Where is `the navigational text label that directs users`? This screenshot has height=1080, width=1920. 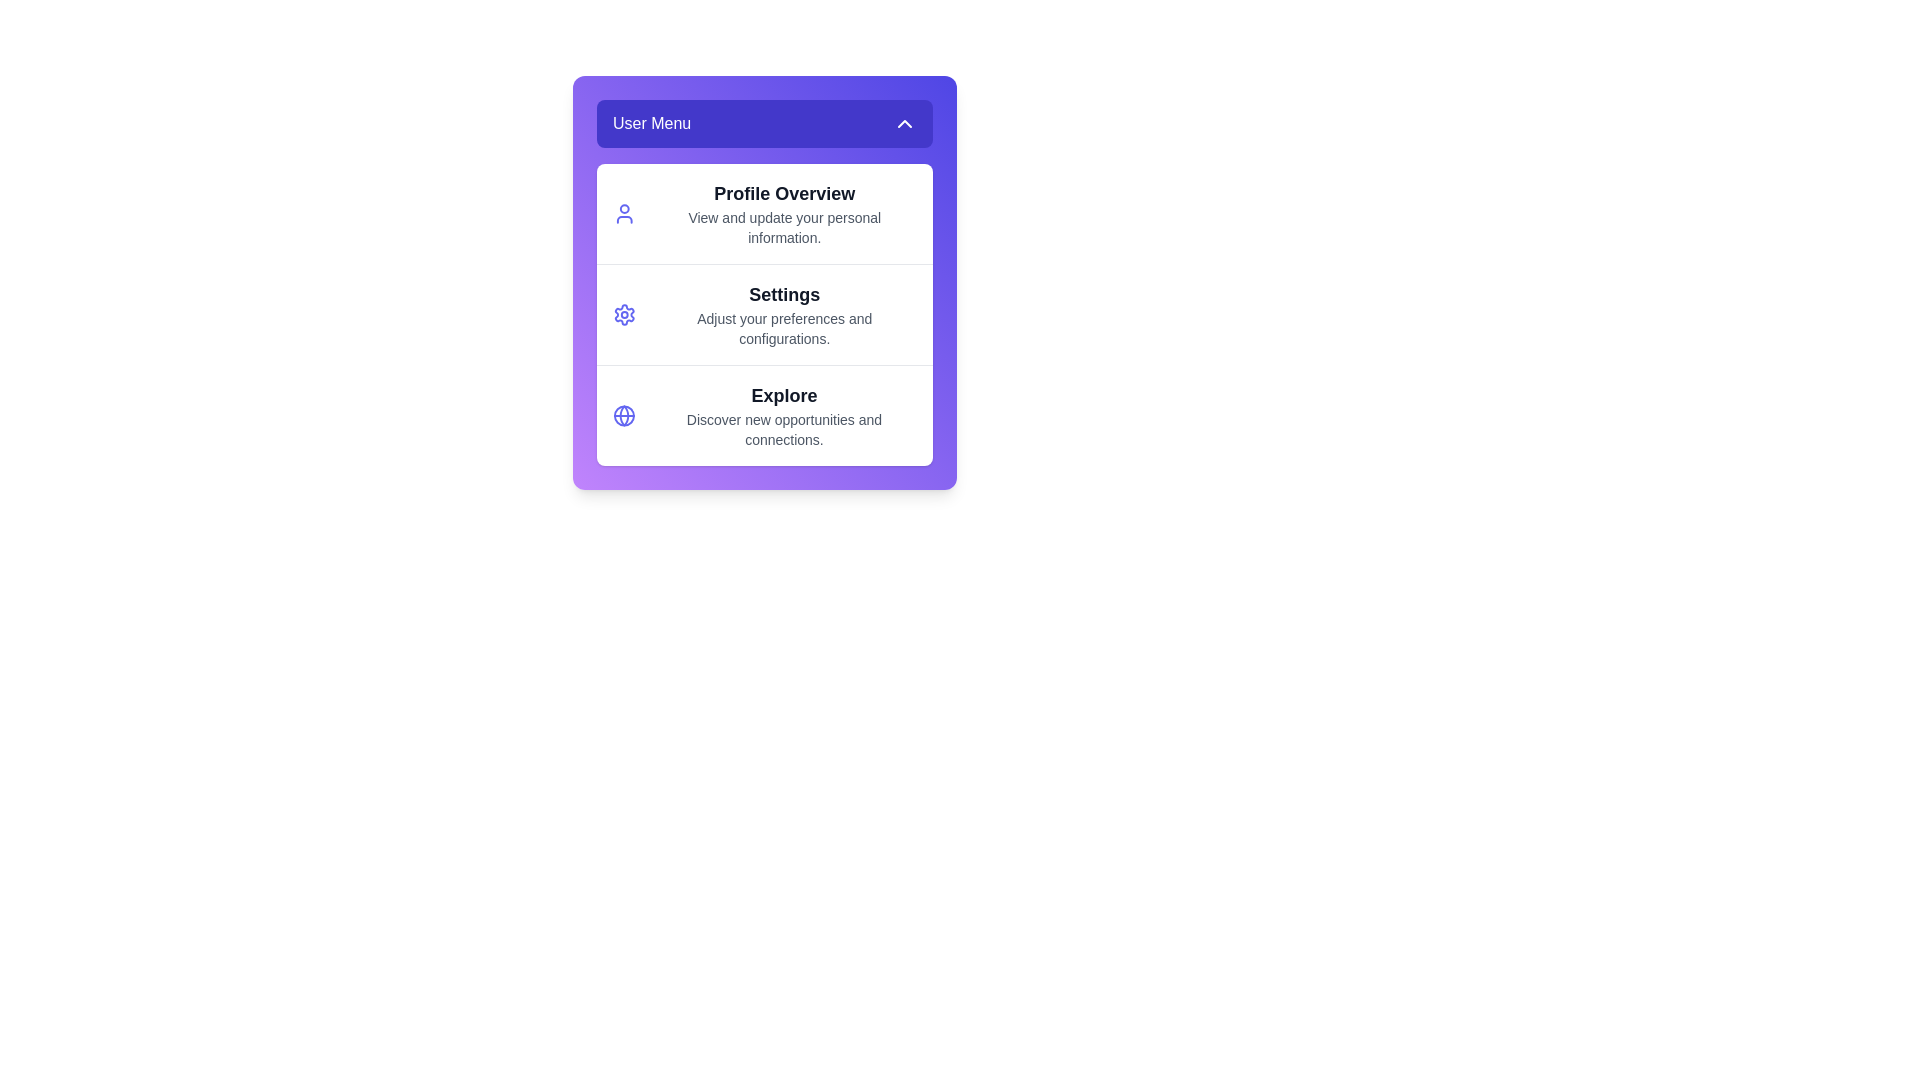 the navigational text label that directs users is located at coordinates (783, 213).